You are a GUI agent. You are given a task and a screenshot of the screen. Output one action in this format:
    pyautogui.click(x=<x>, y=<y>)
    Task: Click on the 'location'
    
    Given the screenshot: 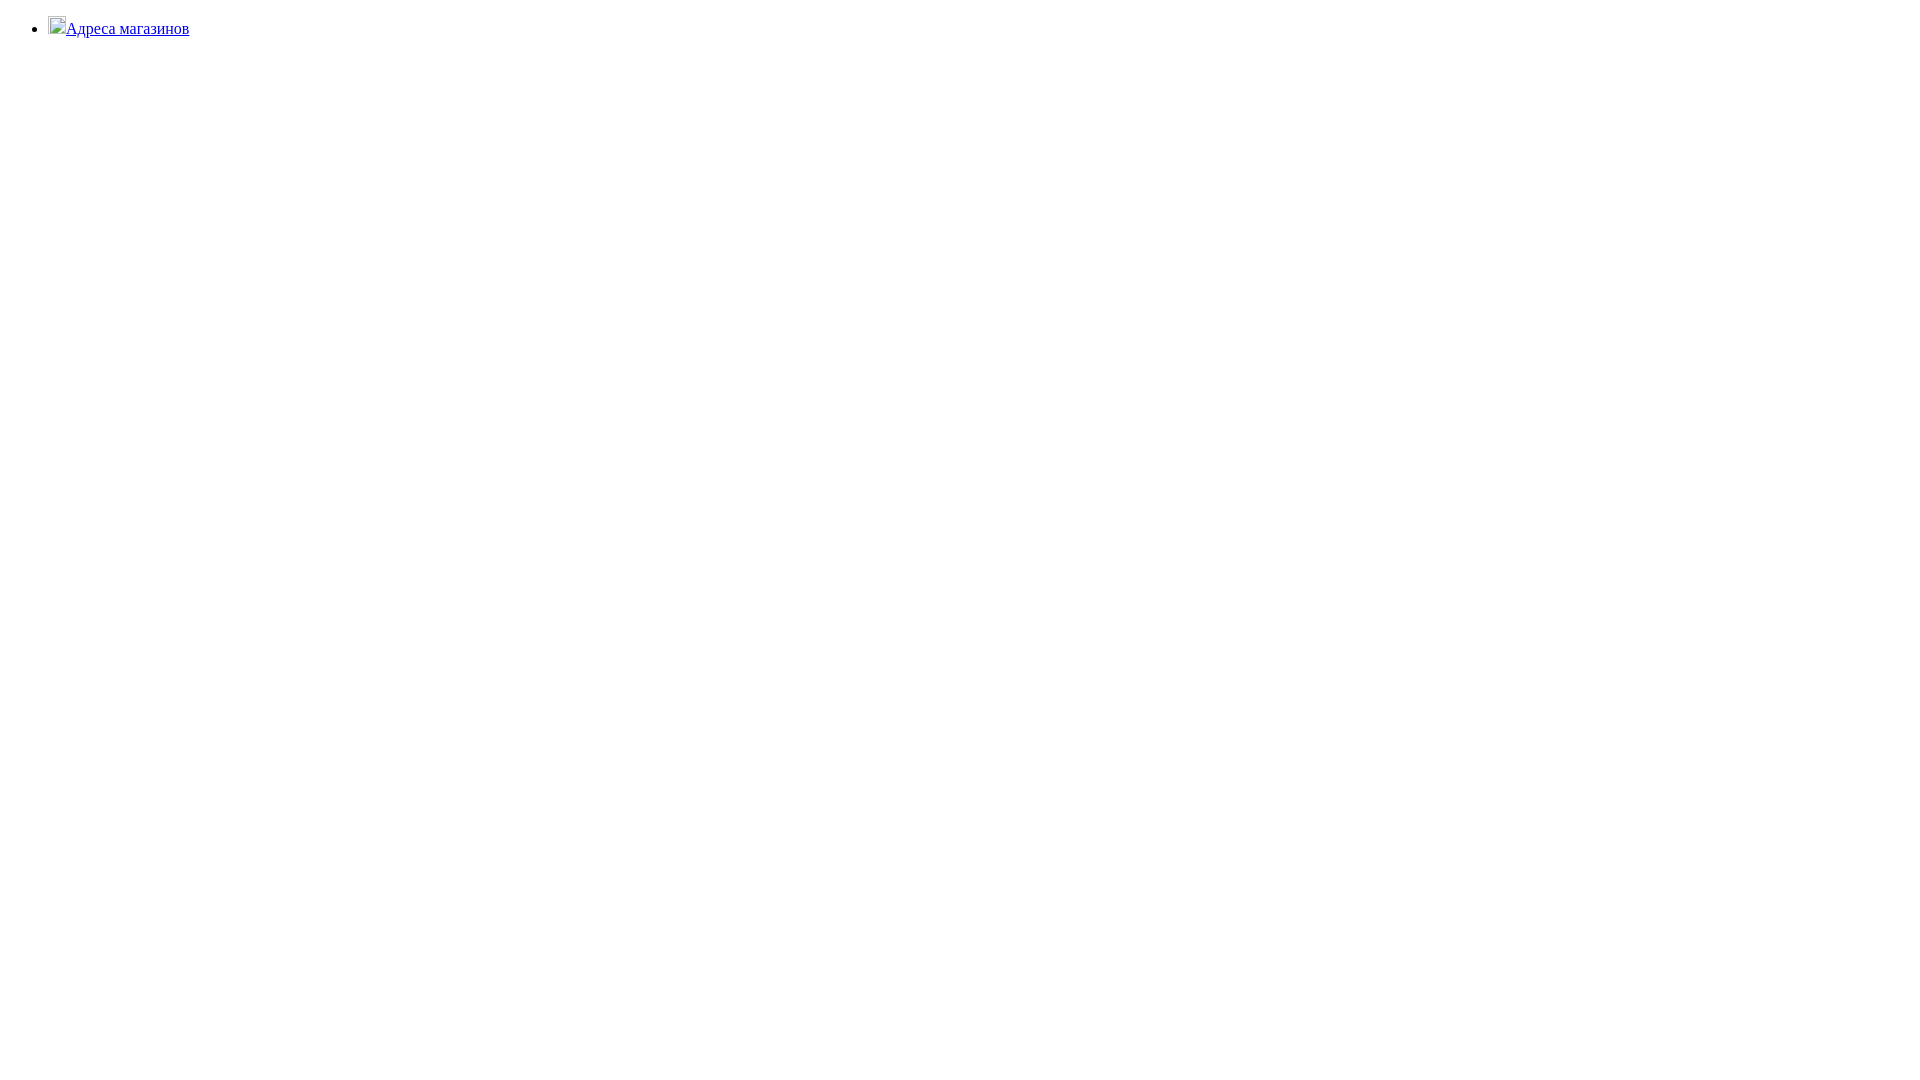 What is the action you would take?
    pyautogui.click(x=48, y=24)
    